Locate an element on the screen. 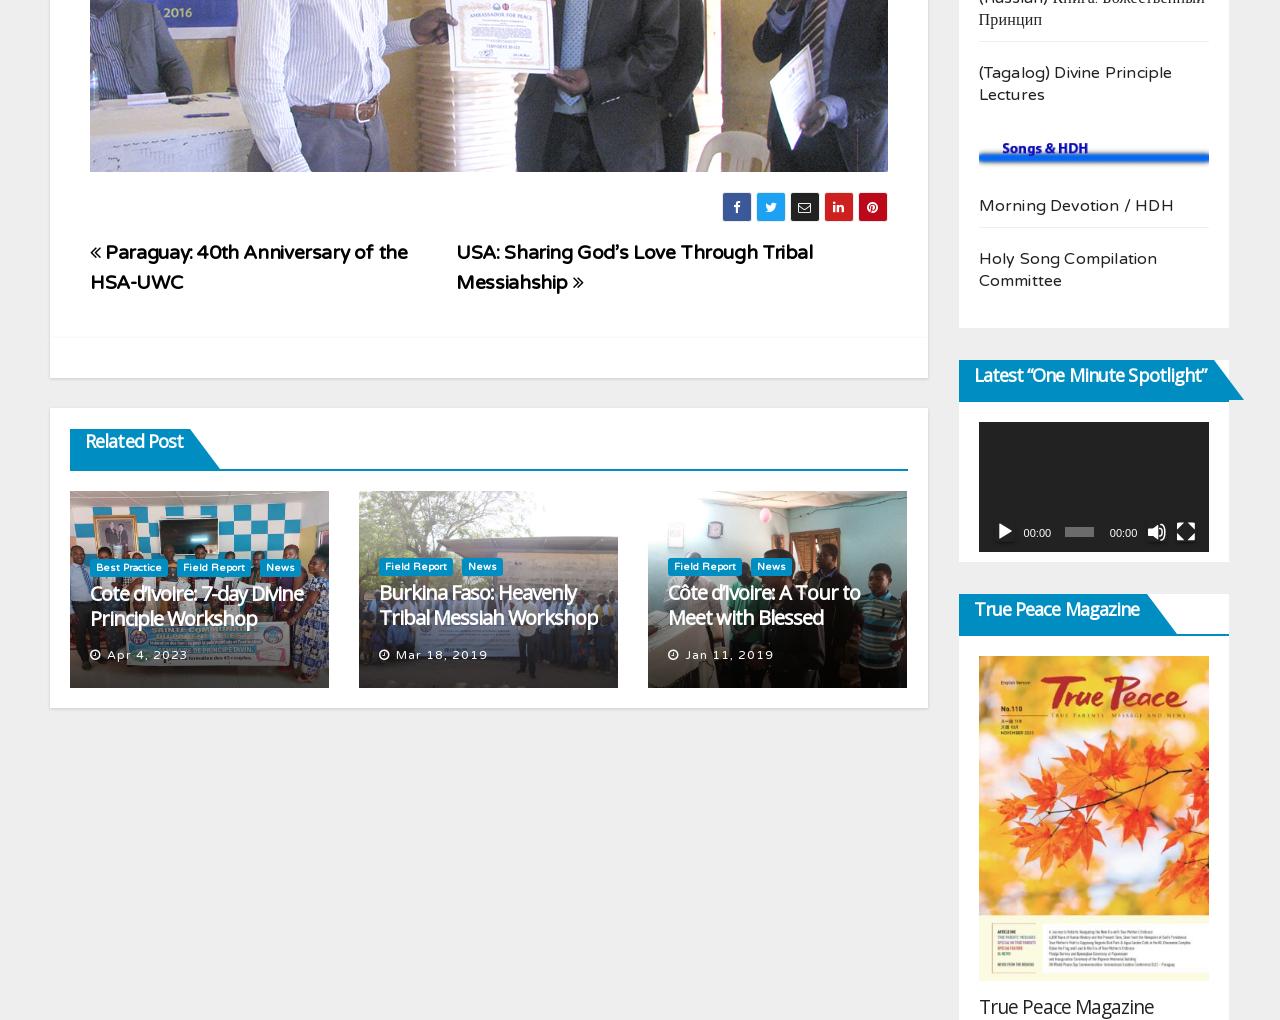 Image resolution: width=1280 pixels, height=1020 pixels. 'Jan 11, 2019' is located at coordinates (728, 654).